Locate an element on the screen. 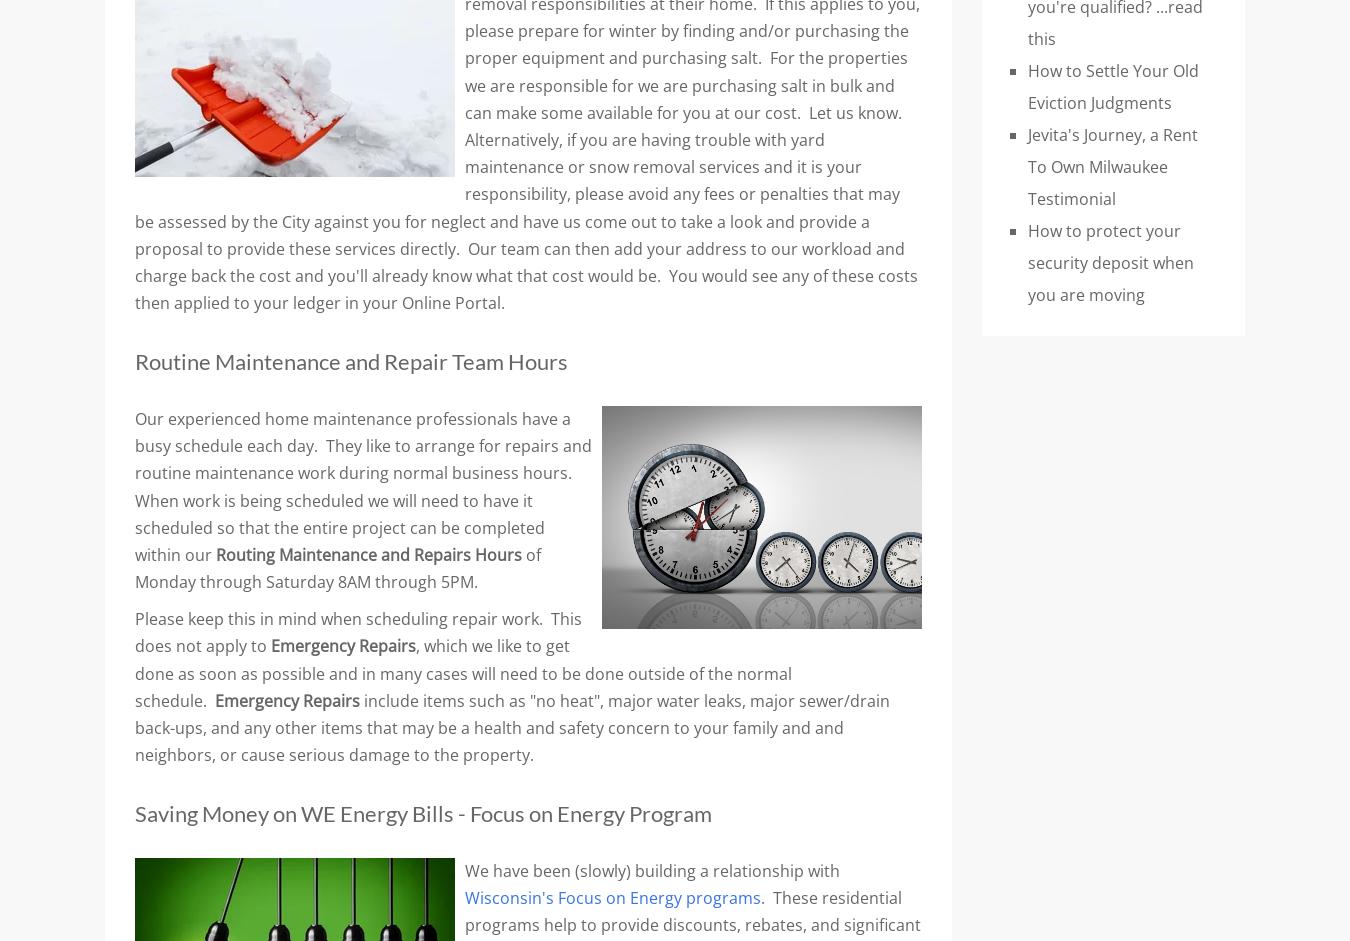 The width and height of the screenshot is (1350, 941). 'Please keep this in mind when scheduling repair work.  This does not apply to' is located at coordinates (358, 632).